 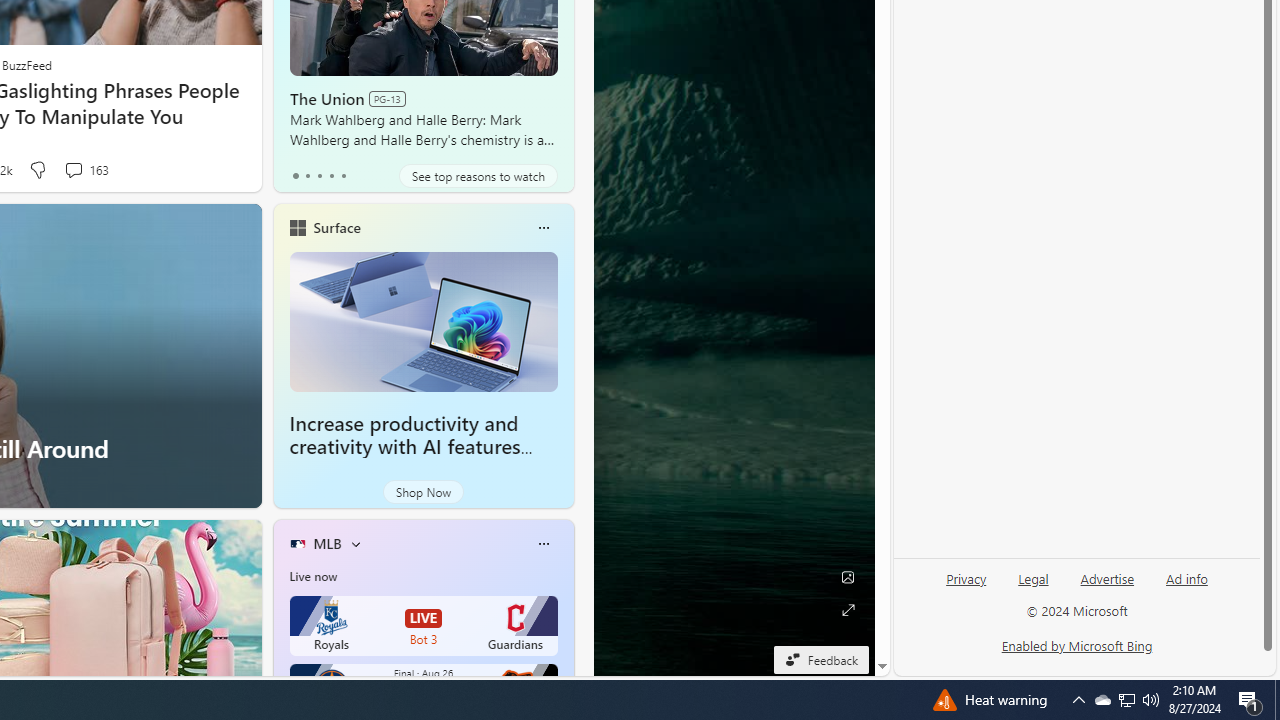 What do you see at coordinates (294, 175) in the screenshot?
I see `'tab-0'` at bounding box center [294, 175].